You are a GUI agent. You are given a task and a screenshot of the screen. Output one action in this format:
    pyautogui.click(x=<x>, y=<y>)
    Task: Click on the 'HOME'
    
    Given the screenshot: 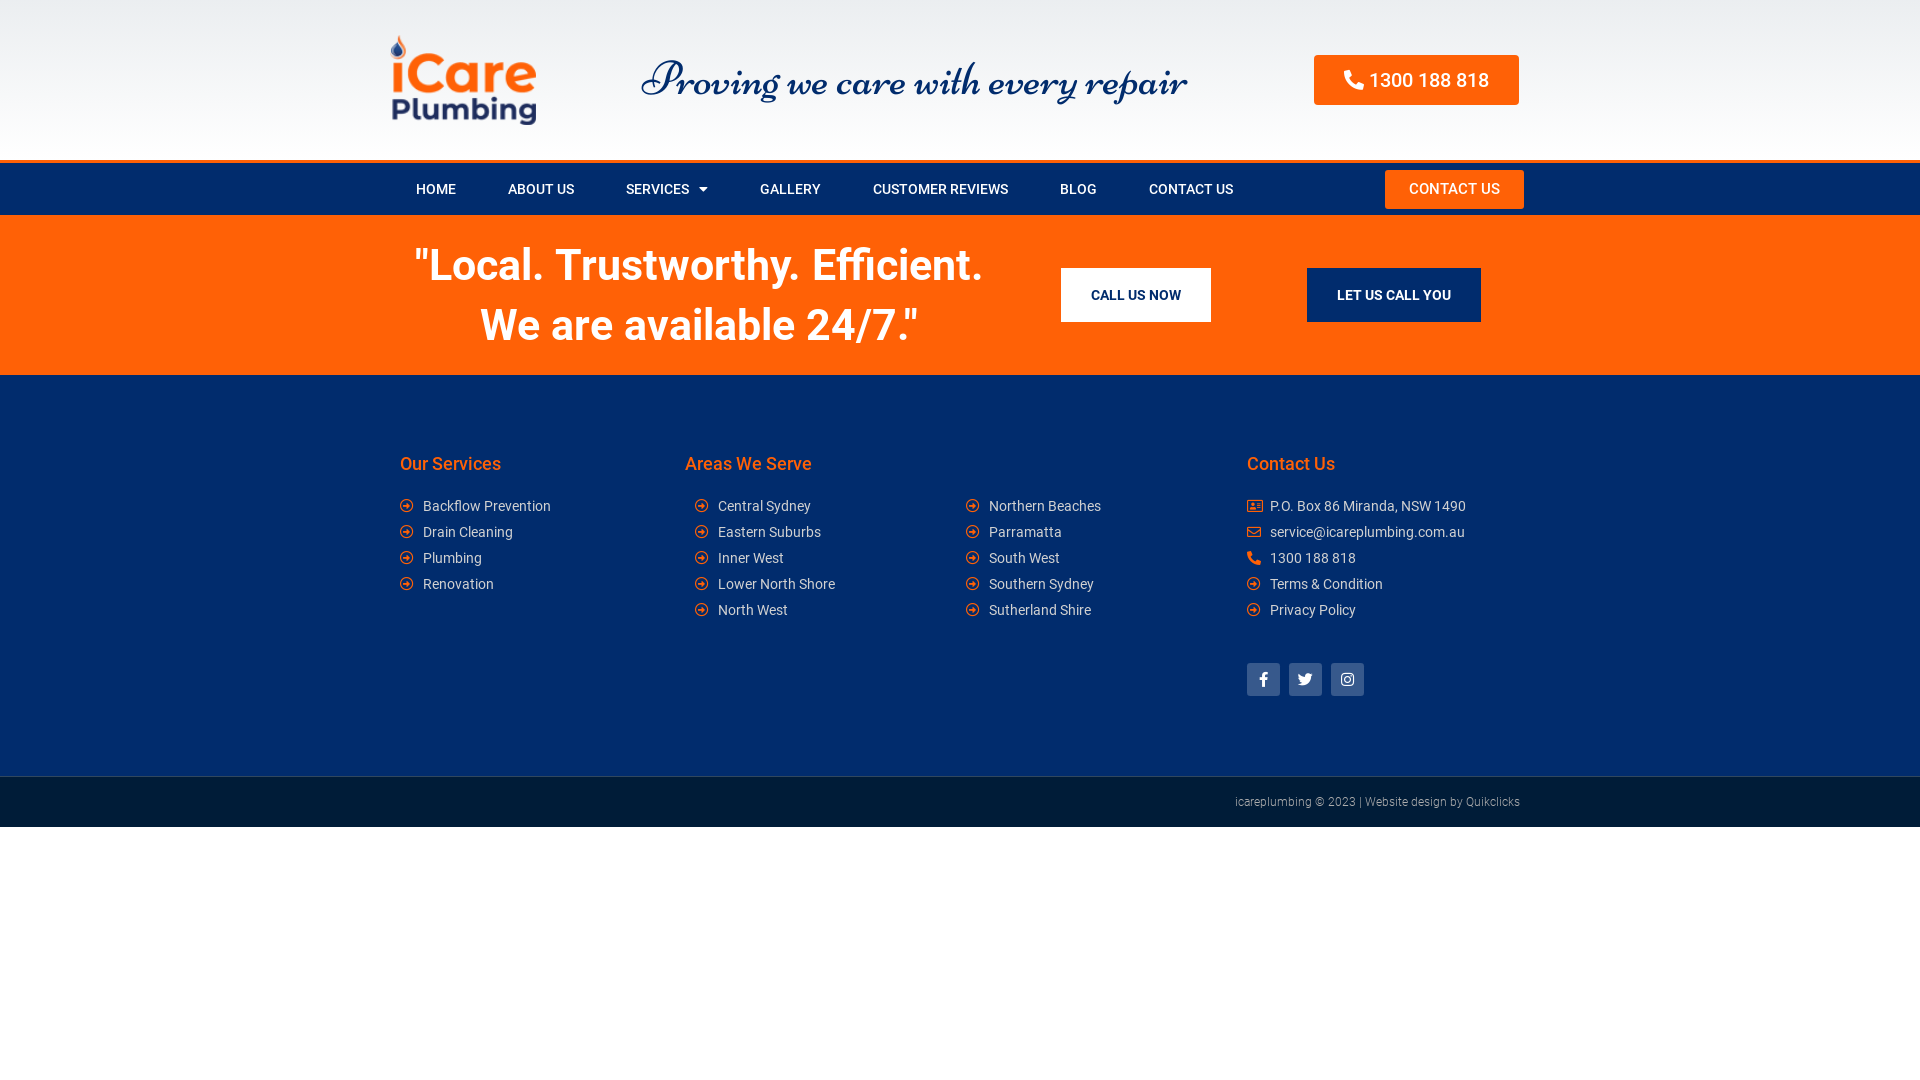 What is the action you would take?
    pyautogui.click(x=435, y=189)
    